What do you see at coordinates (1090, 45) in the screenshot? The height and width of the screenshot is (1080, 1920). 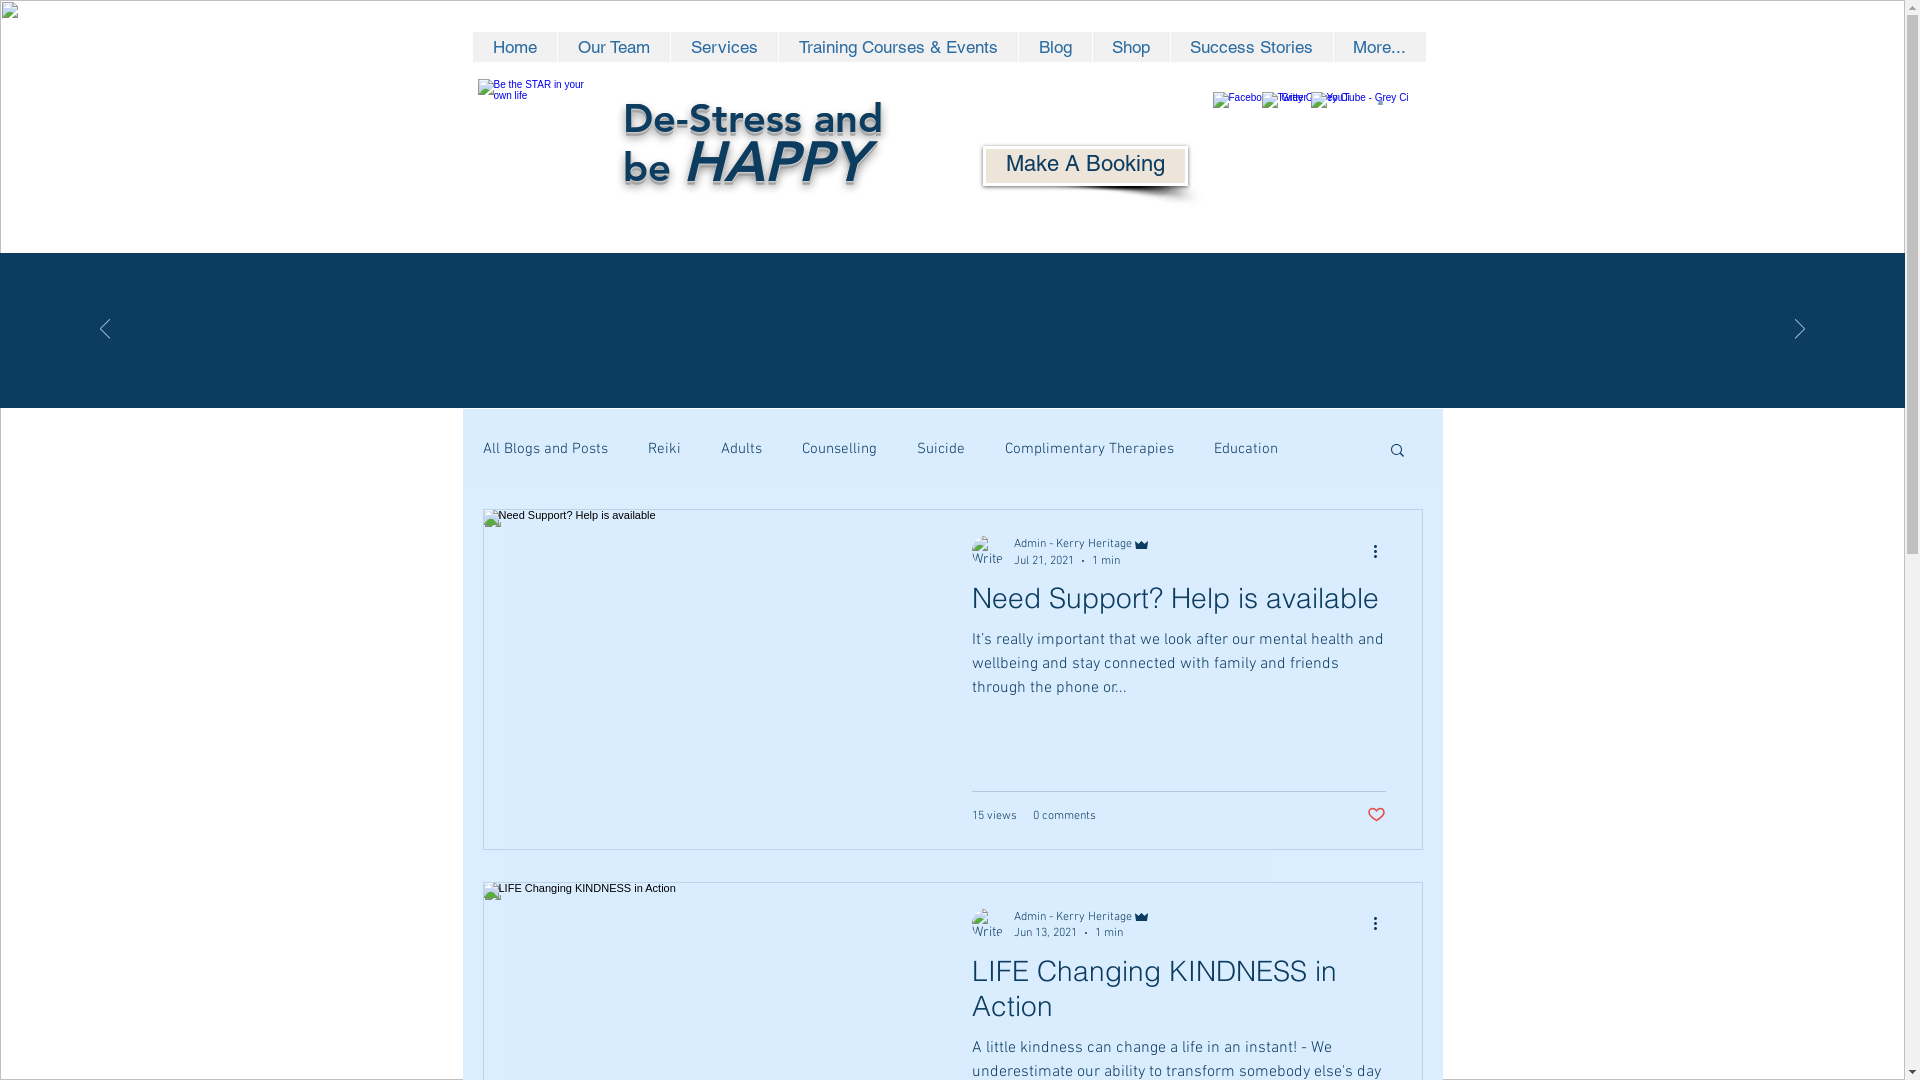 I see `'Shop'` at bounding box center [1090, 45].